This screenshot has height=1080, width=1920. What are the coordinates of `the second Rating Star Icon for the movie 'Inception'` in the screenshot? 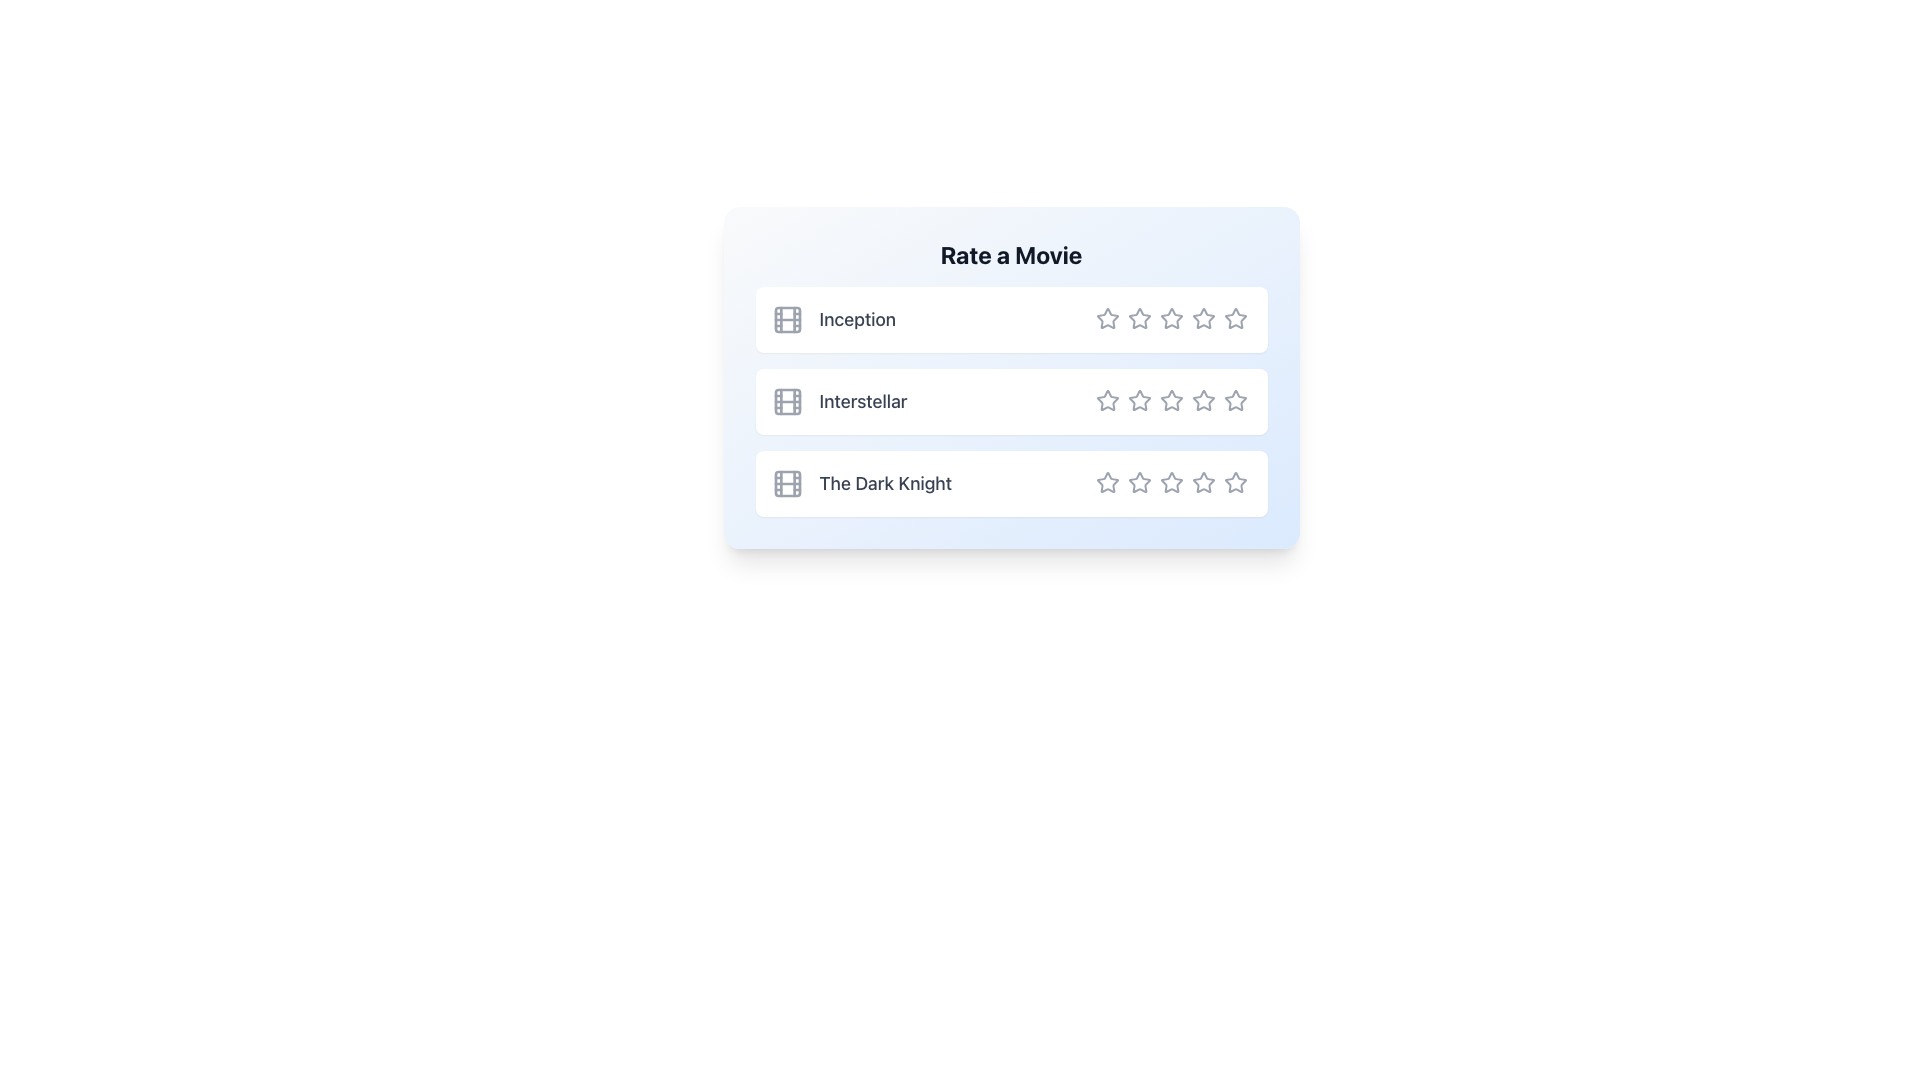 It's located at (1139, 318).